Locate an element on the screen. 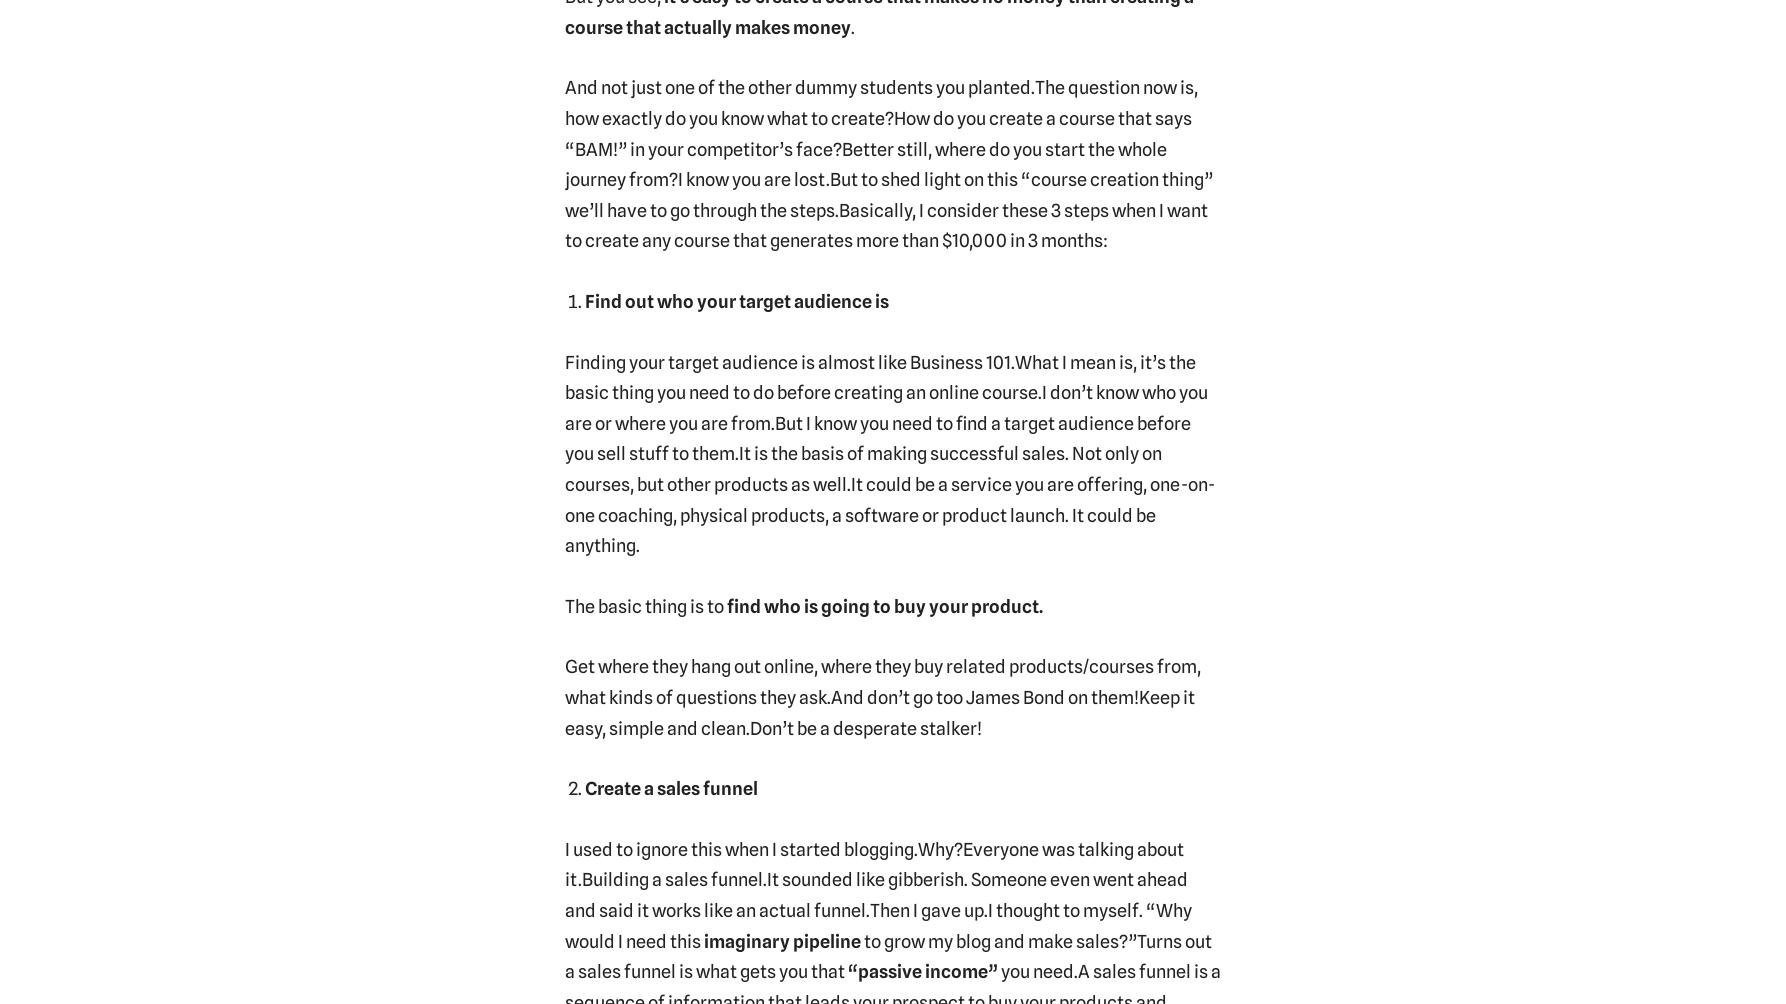  'Don’t be a desperate stalker!' is located at coordinates (863, 726).